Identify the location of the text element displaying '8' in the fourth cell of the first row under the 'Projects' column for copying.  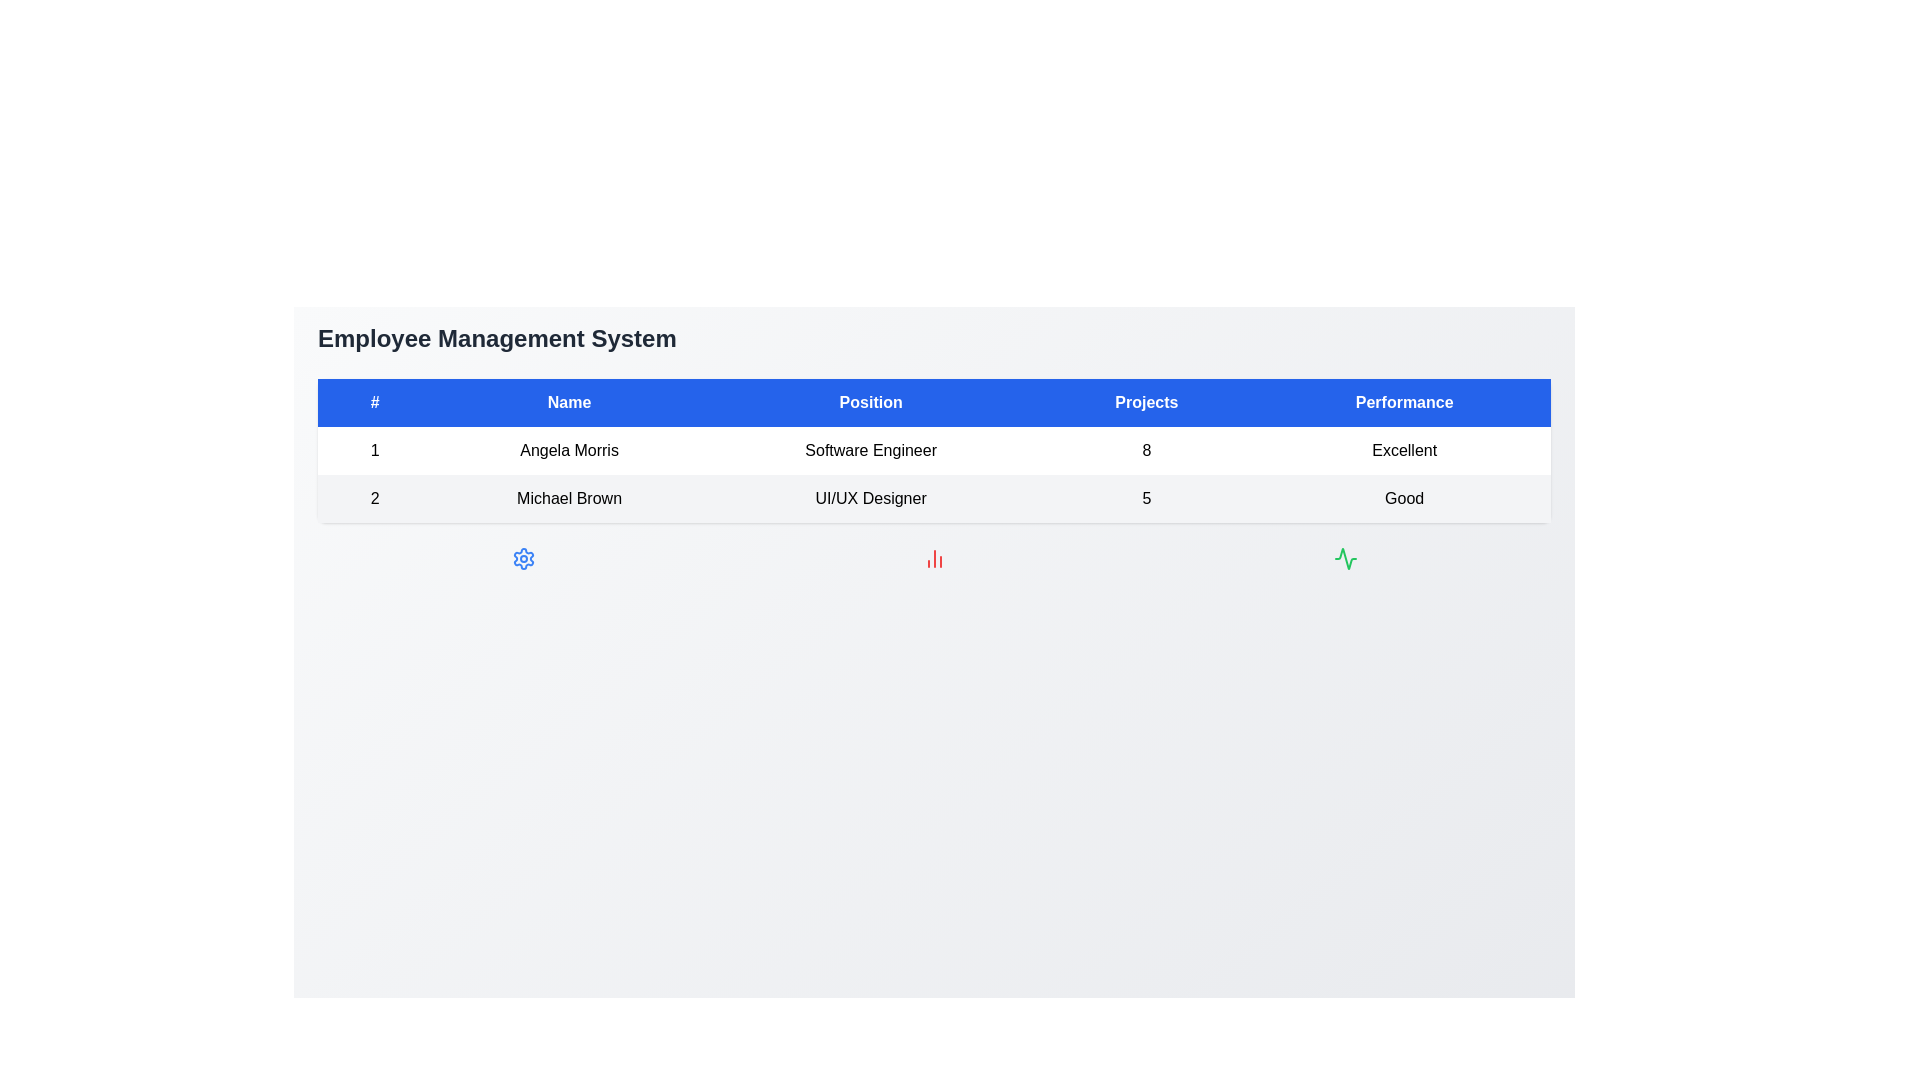
(1146, 451).